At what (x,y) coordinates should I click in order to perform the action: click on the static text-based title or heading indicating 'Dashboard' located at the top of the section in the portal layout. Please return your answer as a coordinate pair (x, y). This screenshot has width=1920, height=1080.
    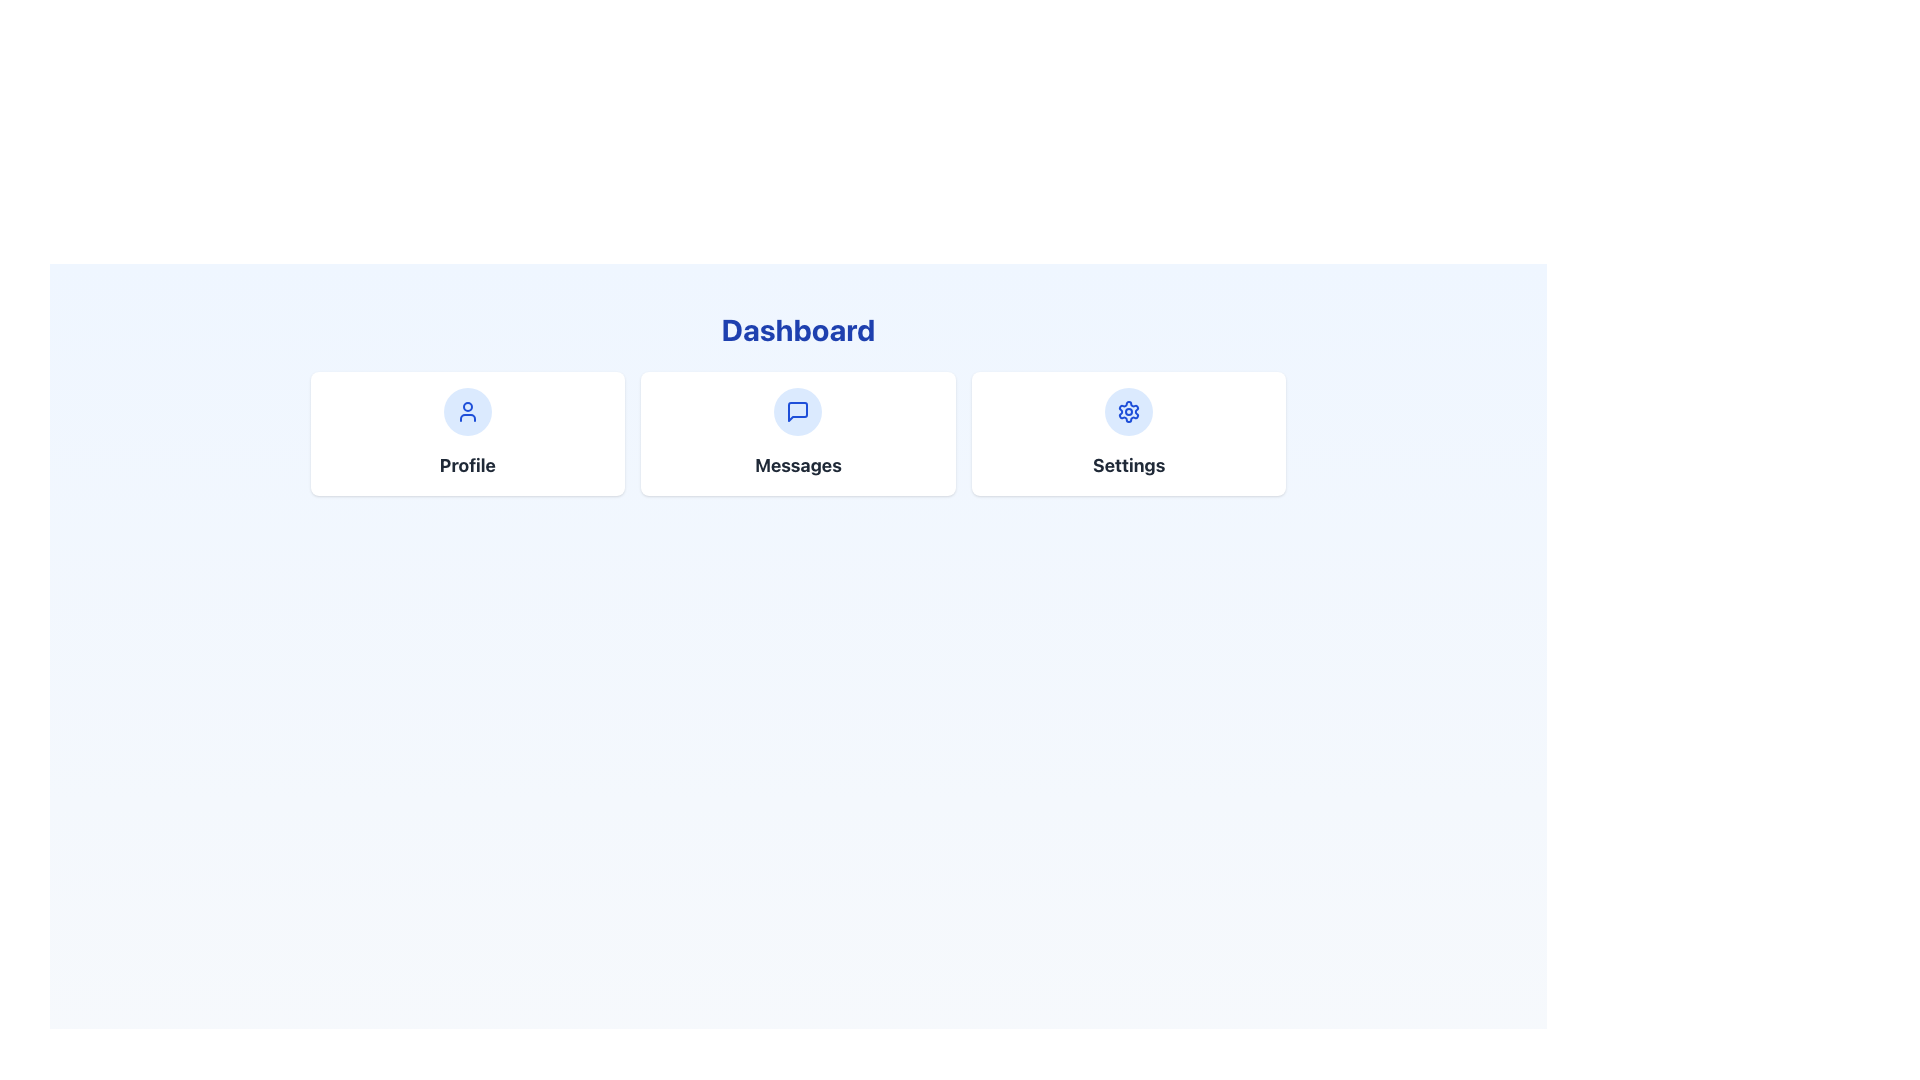
    Looking at the image, I should click on (797, 329).